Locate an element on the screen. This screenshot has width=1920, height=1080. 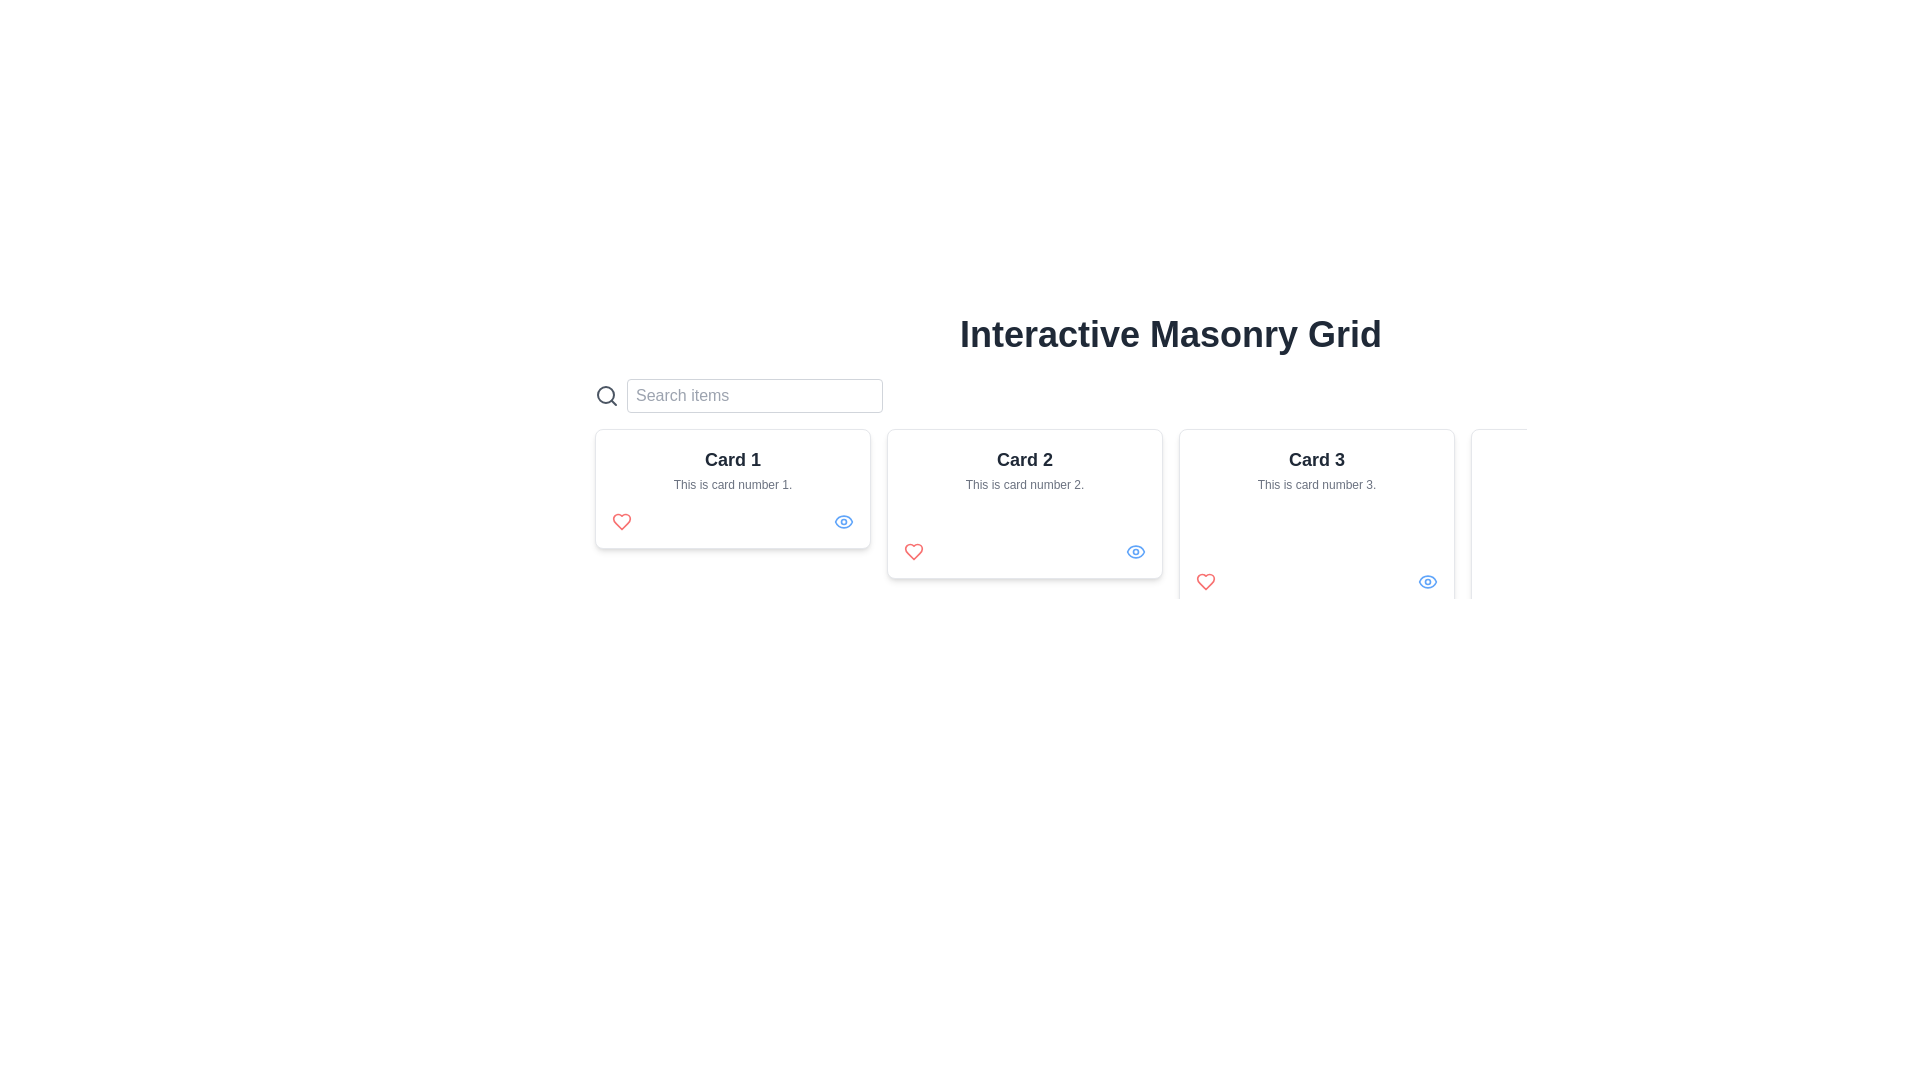
the eye-shaped icon in the bottom-right corner of 'Card 2' is located at coordinates (1136, 551).